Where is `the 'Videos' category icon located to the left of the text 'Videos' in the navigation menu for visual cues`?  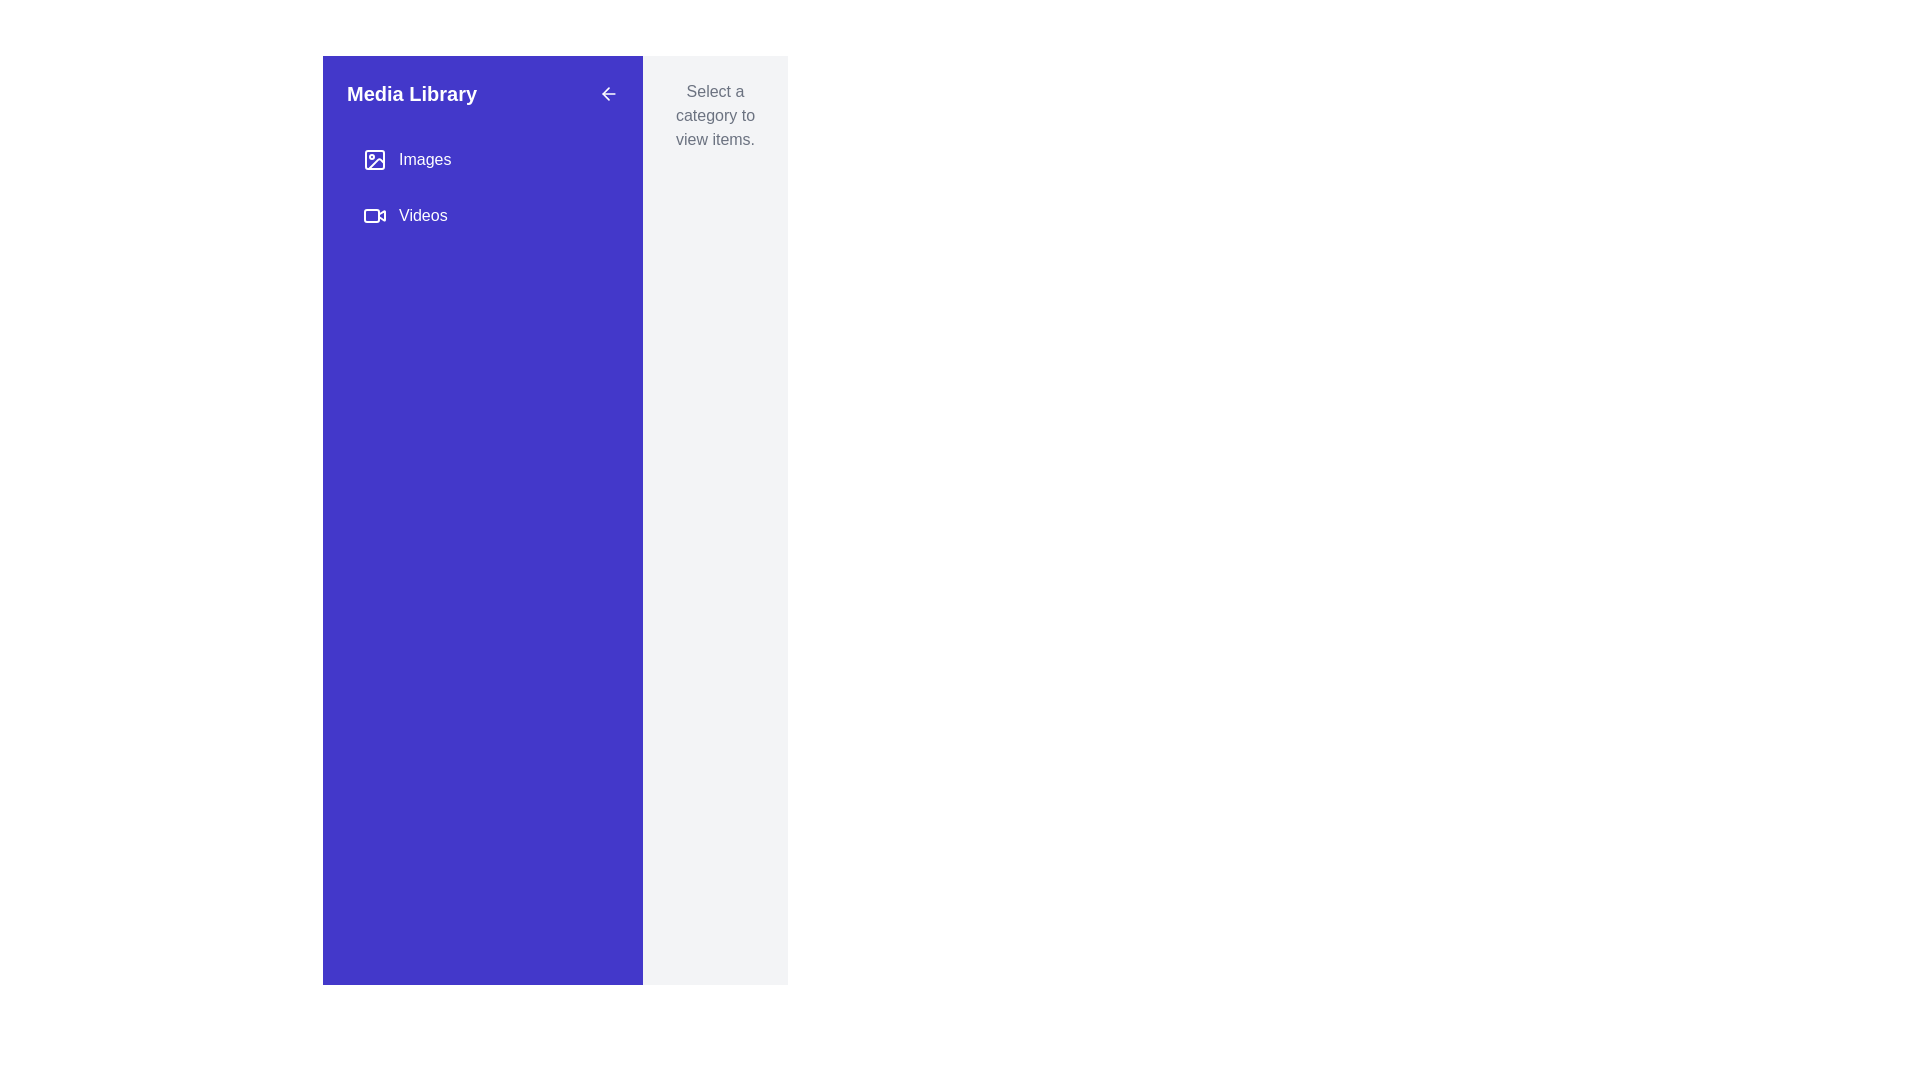 the 'Videos' category icon located to the left of the text 'Videos' in the navigation menu for visual cues is located at coordinates (374, 216).